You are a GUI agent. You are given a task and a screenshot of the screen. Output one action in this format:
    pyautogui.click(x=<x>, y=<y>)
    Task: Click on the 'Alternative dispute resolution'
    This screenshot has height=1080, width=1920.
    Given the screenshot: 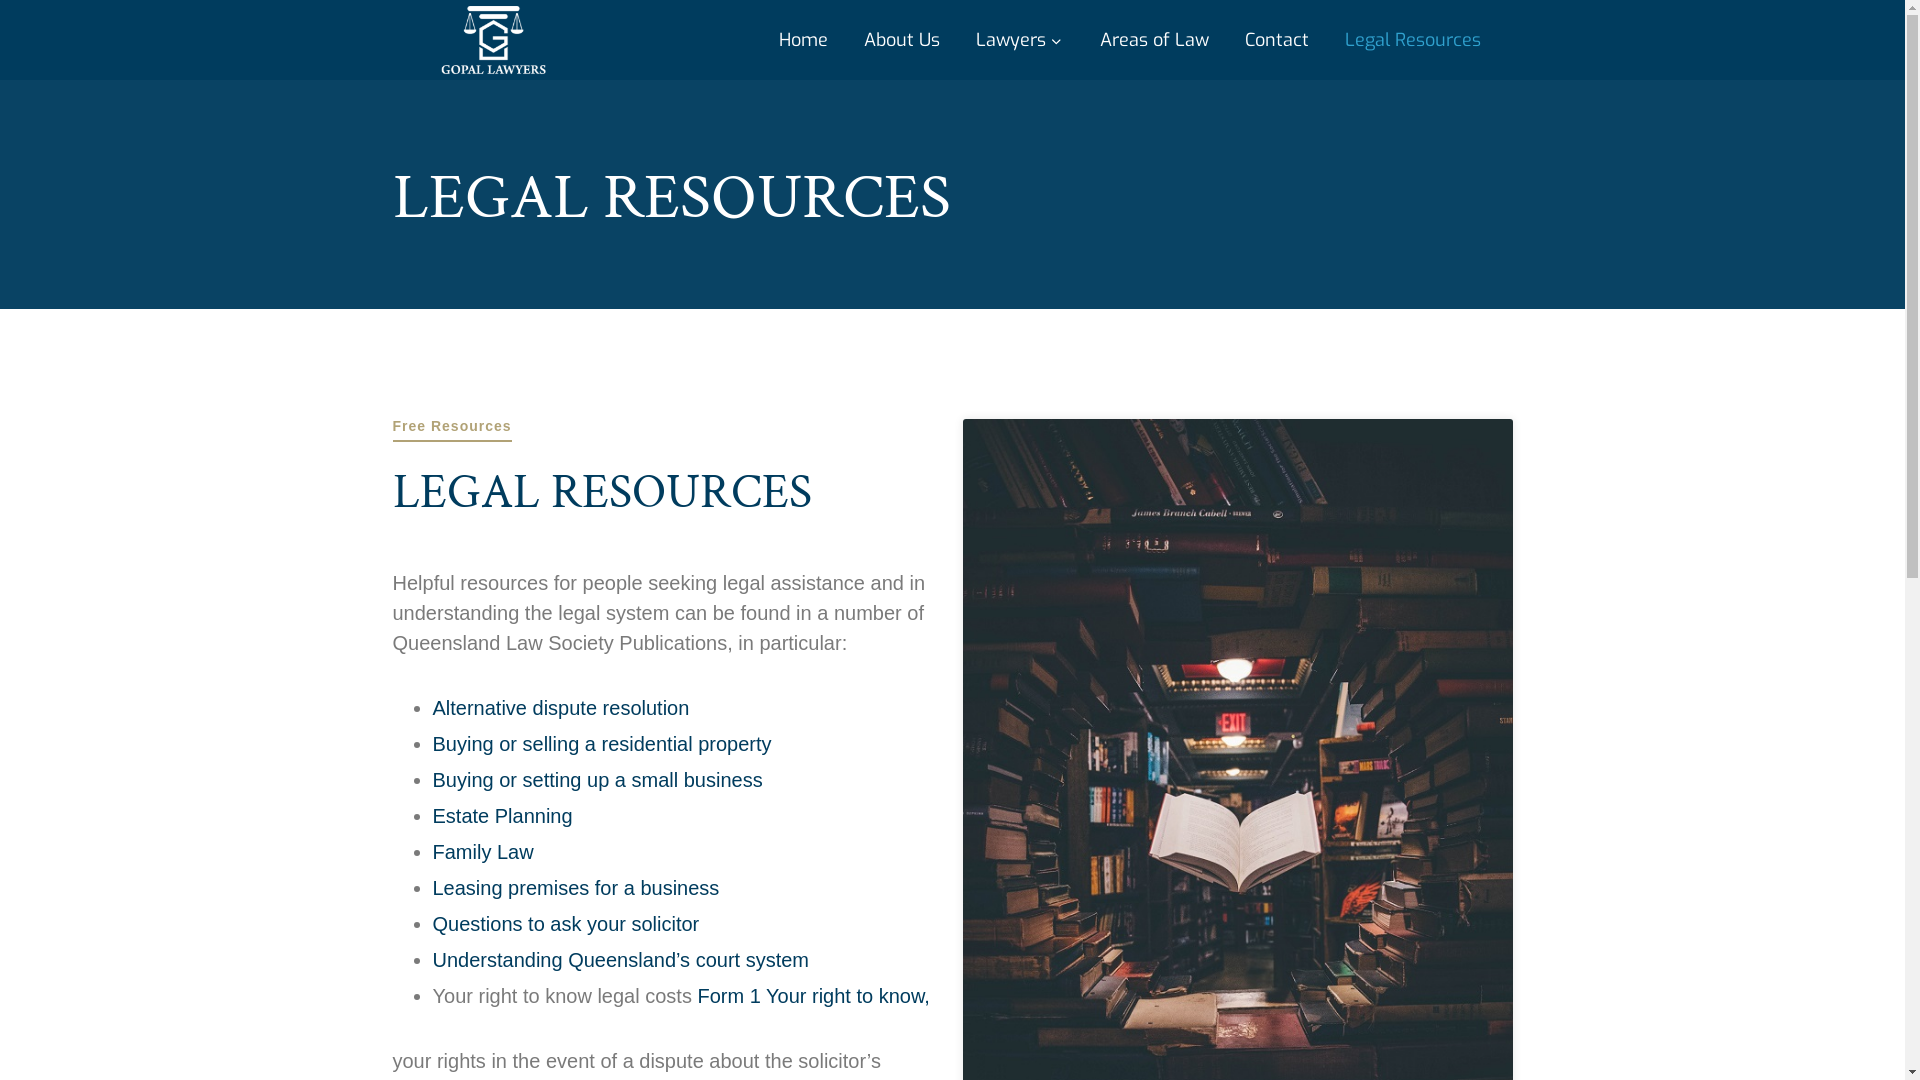 What is the action you would take?
    pyautogui.click(x=560, y=707)
    